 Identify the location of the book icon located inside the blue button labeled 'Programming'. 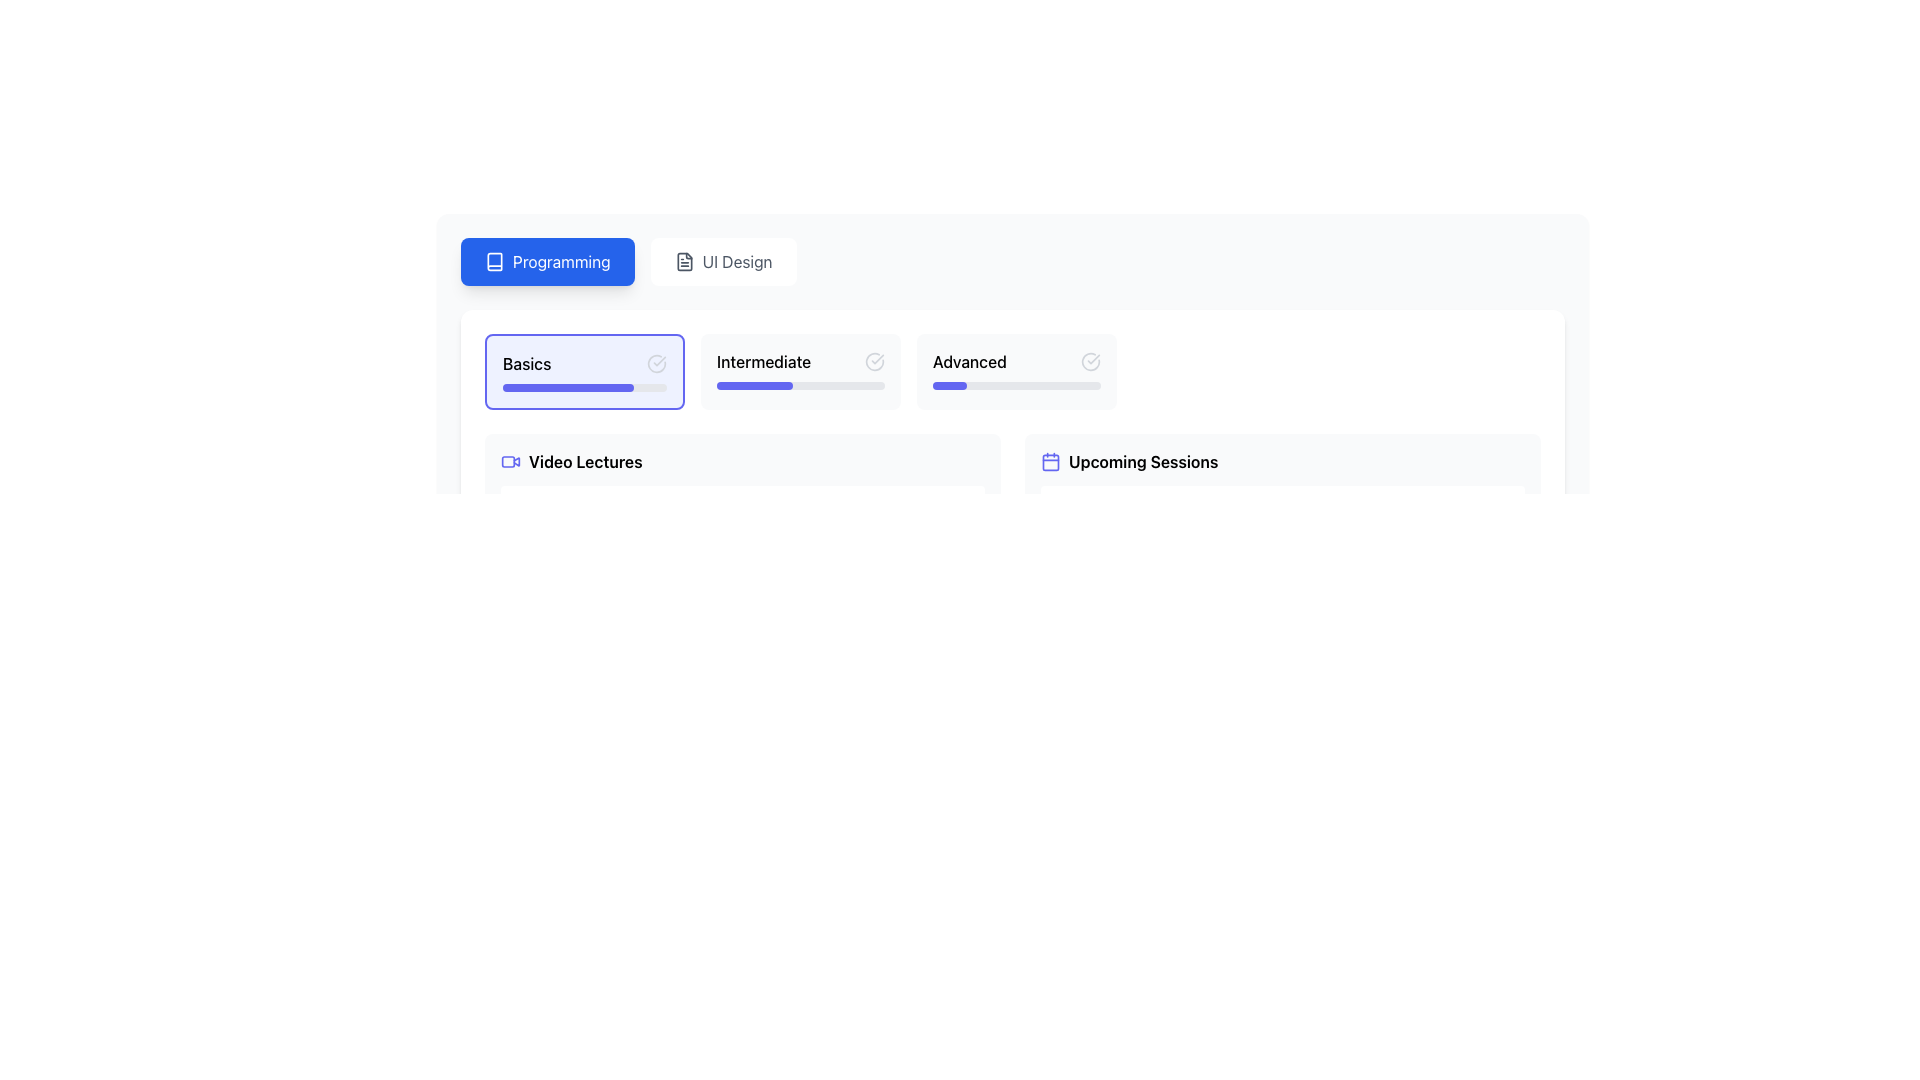
(494, 261).